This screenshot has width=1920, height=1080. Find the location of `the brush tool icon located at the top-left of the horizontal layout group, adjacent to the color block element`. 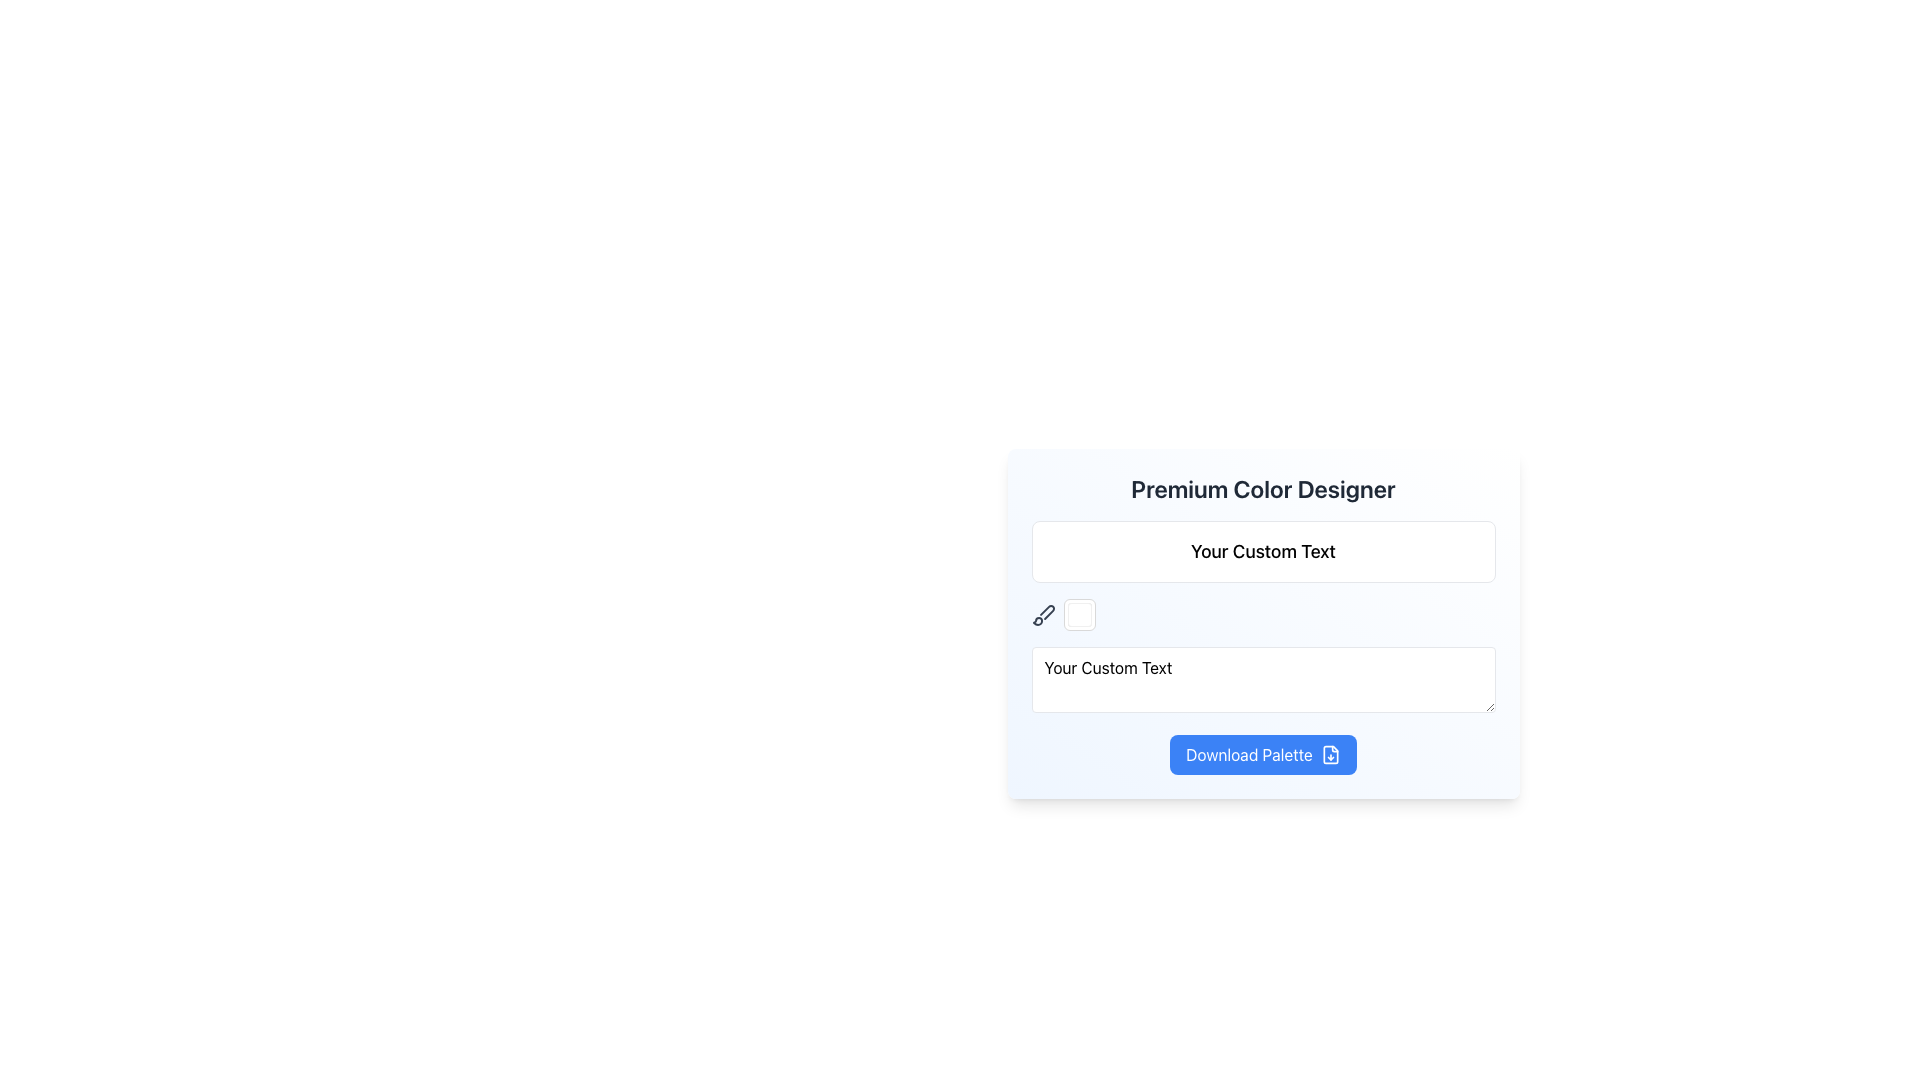

the brush tool icon located at the top-left of the horizontal layout group, adjacent to the color block element is located at coordinates (1042, 613).